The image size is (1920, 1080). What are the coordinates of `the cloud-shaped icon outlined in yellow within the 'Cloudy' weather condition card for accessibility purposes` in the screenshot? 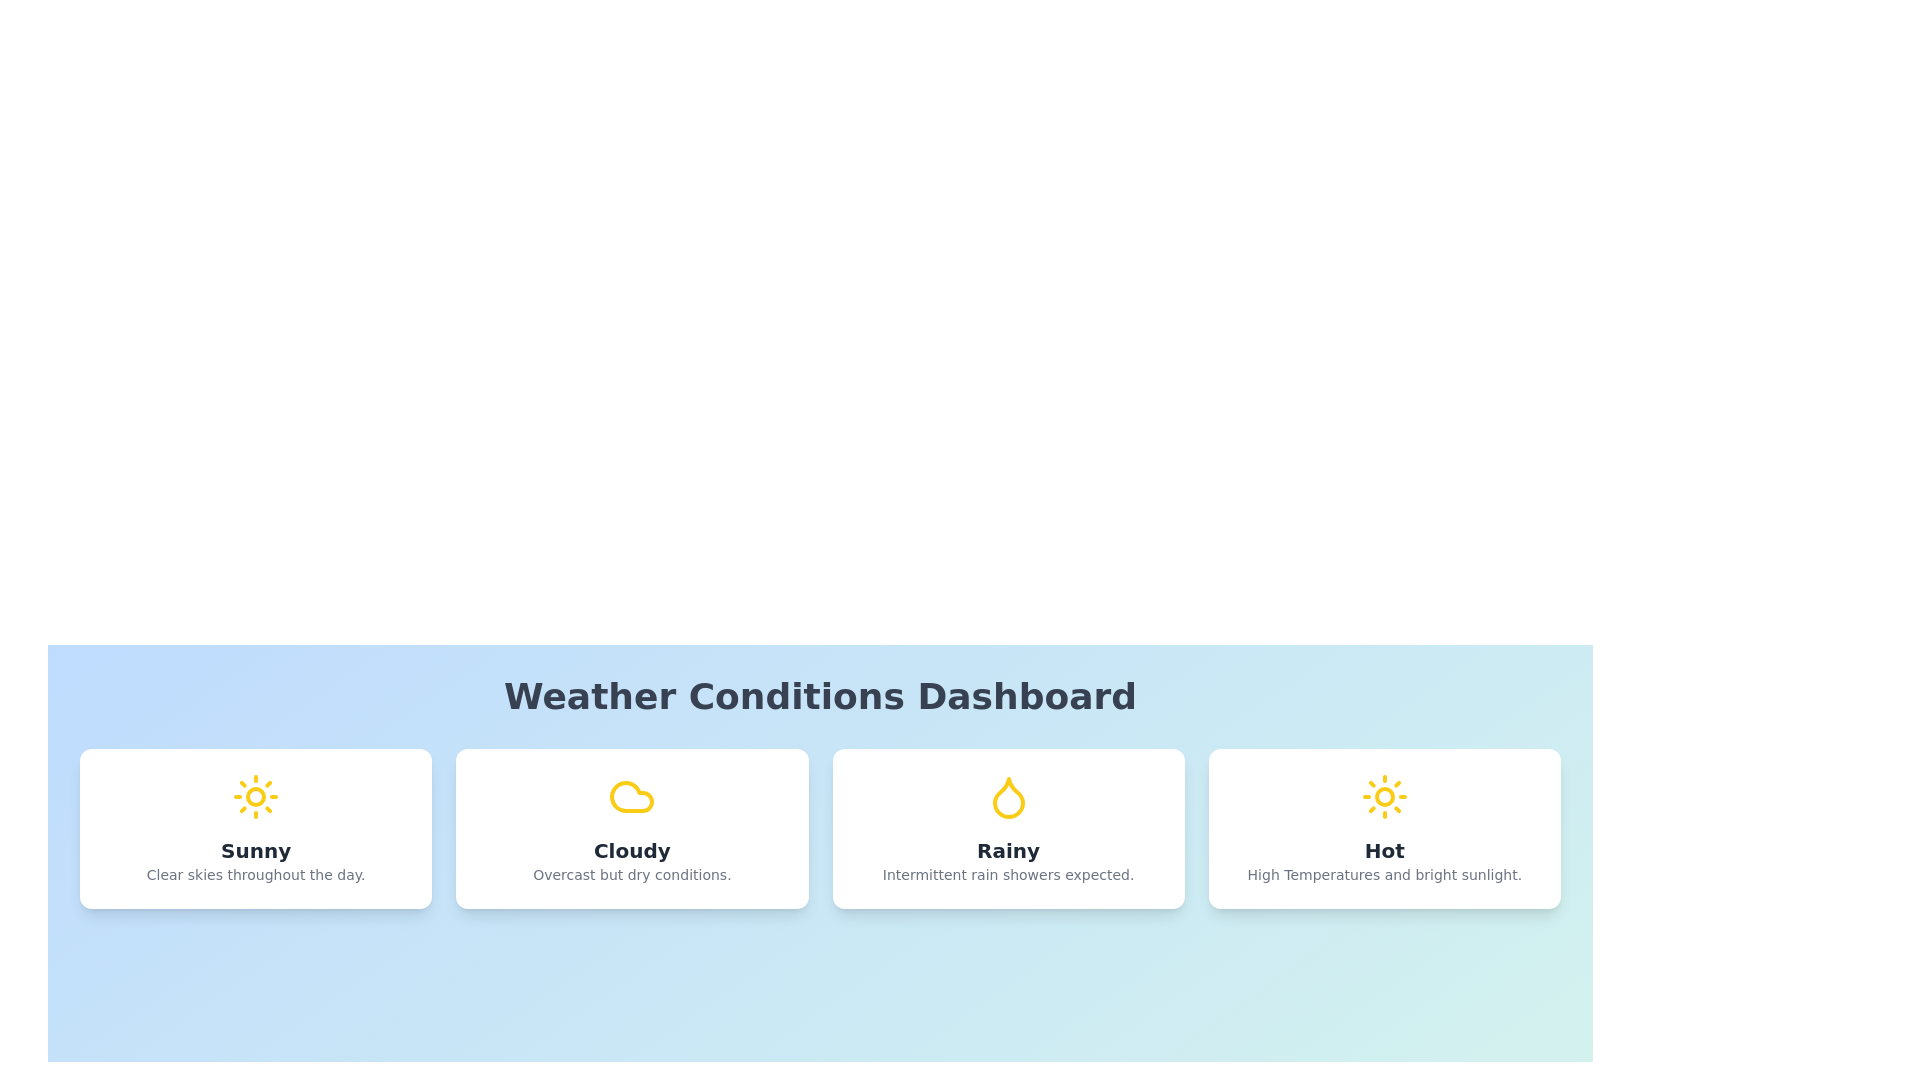 It's located at (631, 796).